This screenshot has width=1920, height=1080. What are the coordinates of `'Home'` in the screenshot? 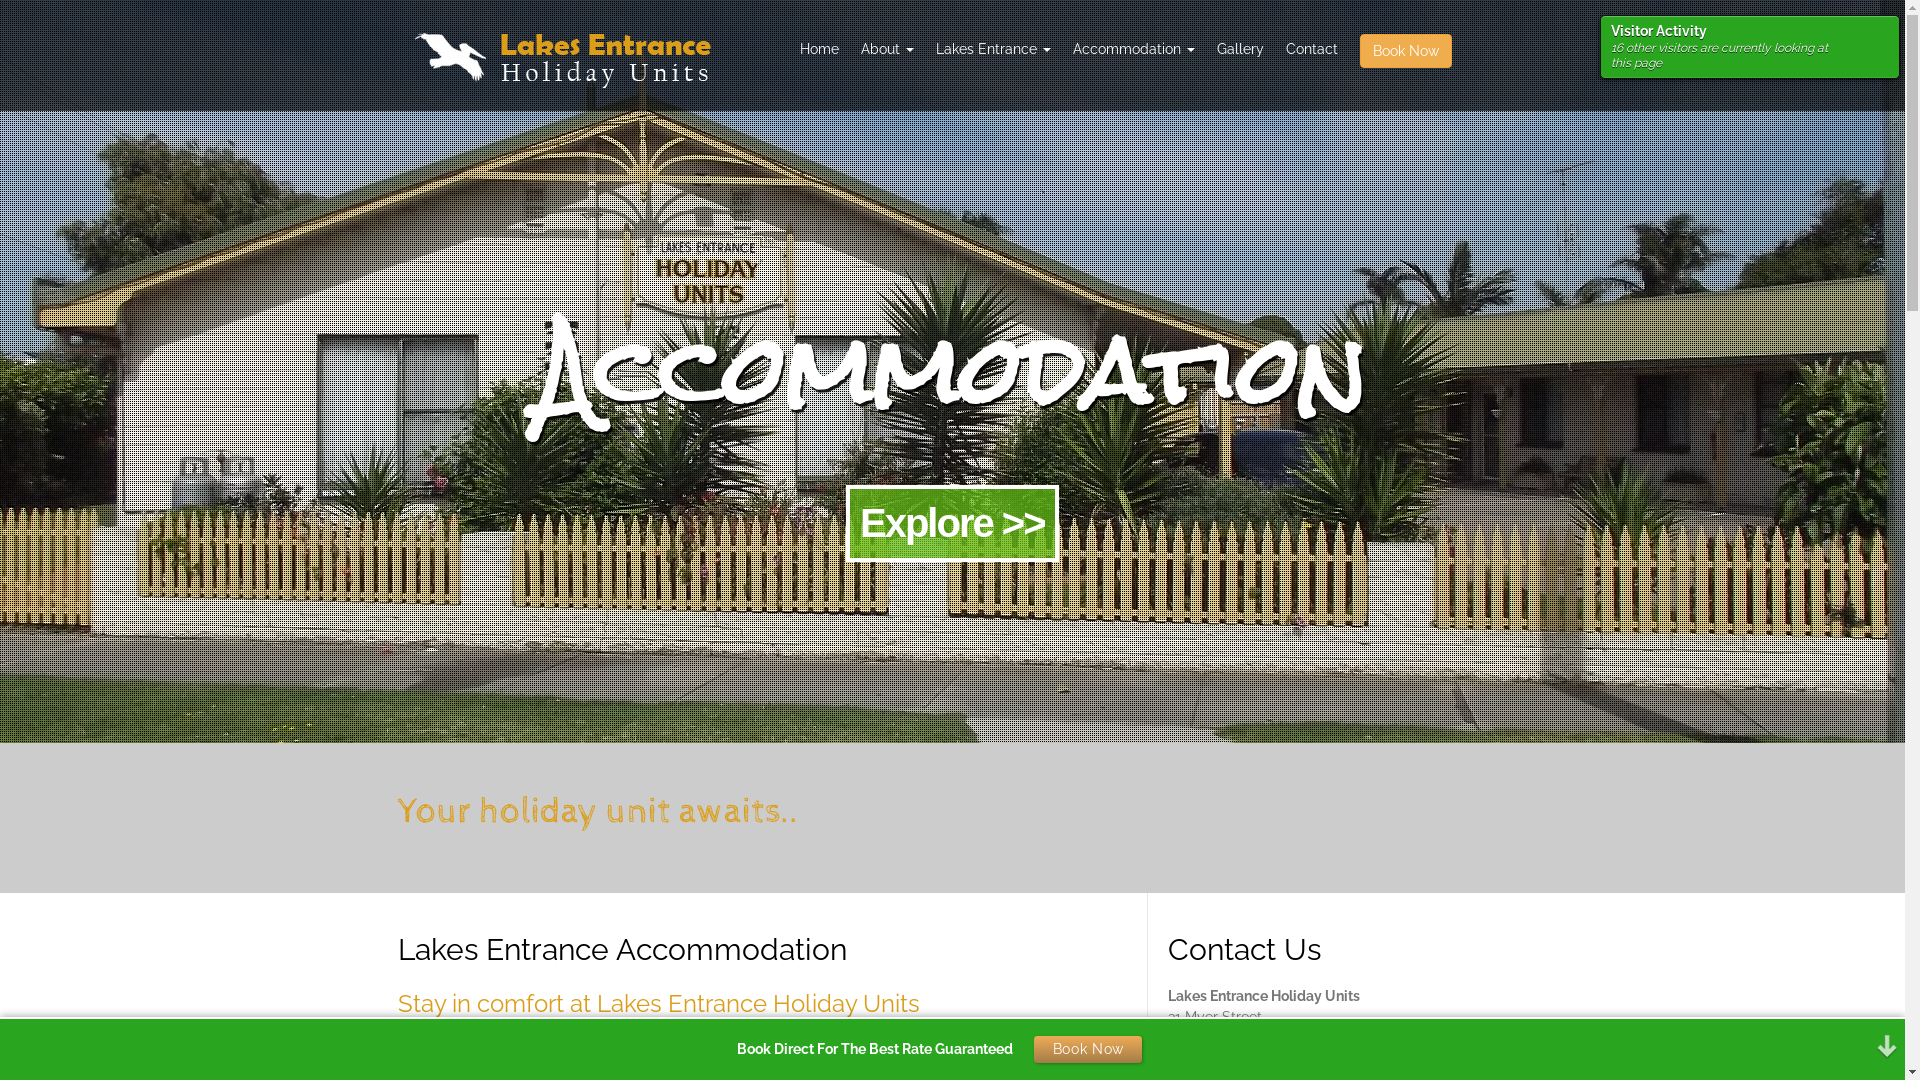 It's located at (818, 48).